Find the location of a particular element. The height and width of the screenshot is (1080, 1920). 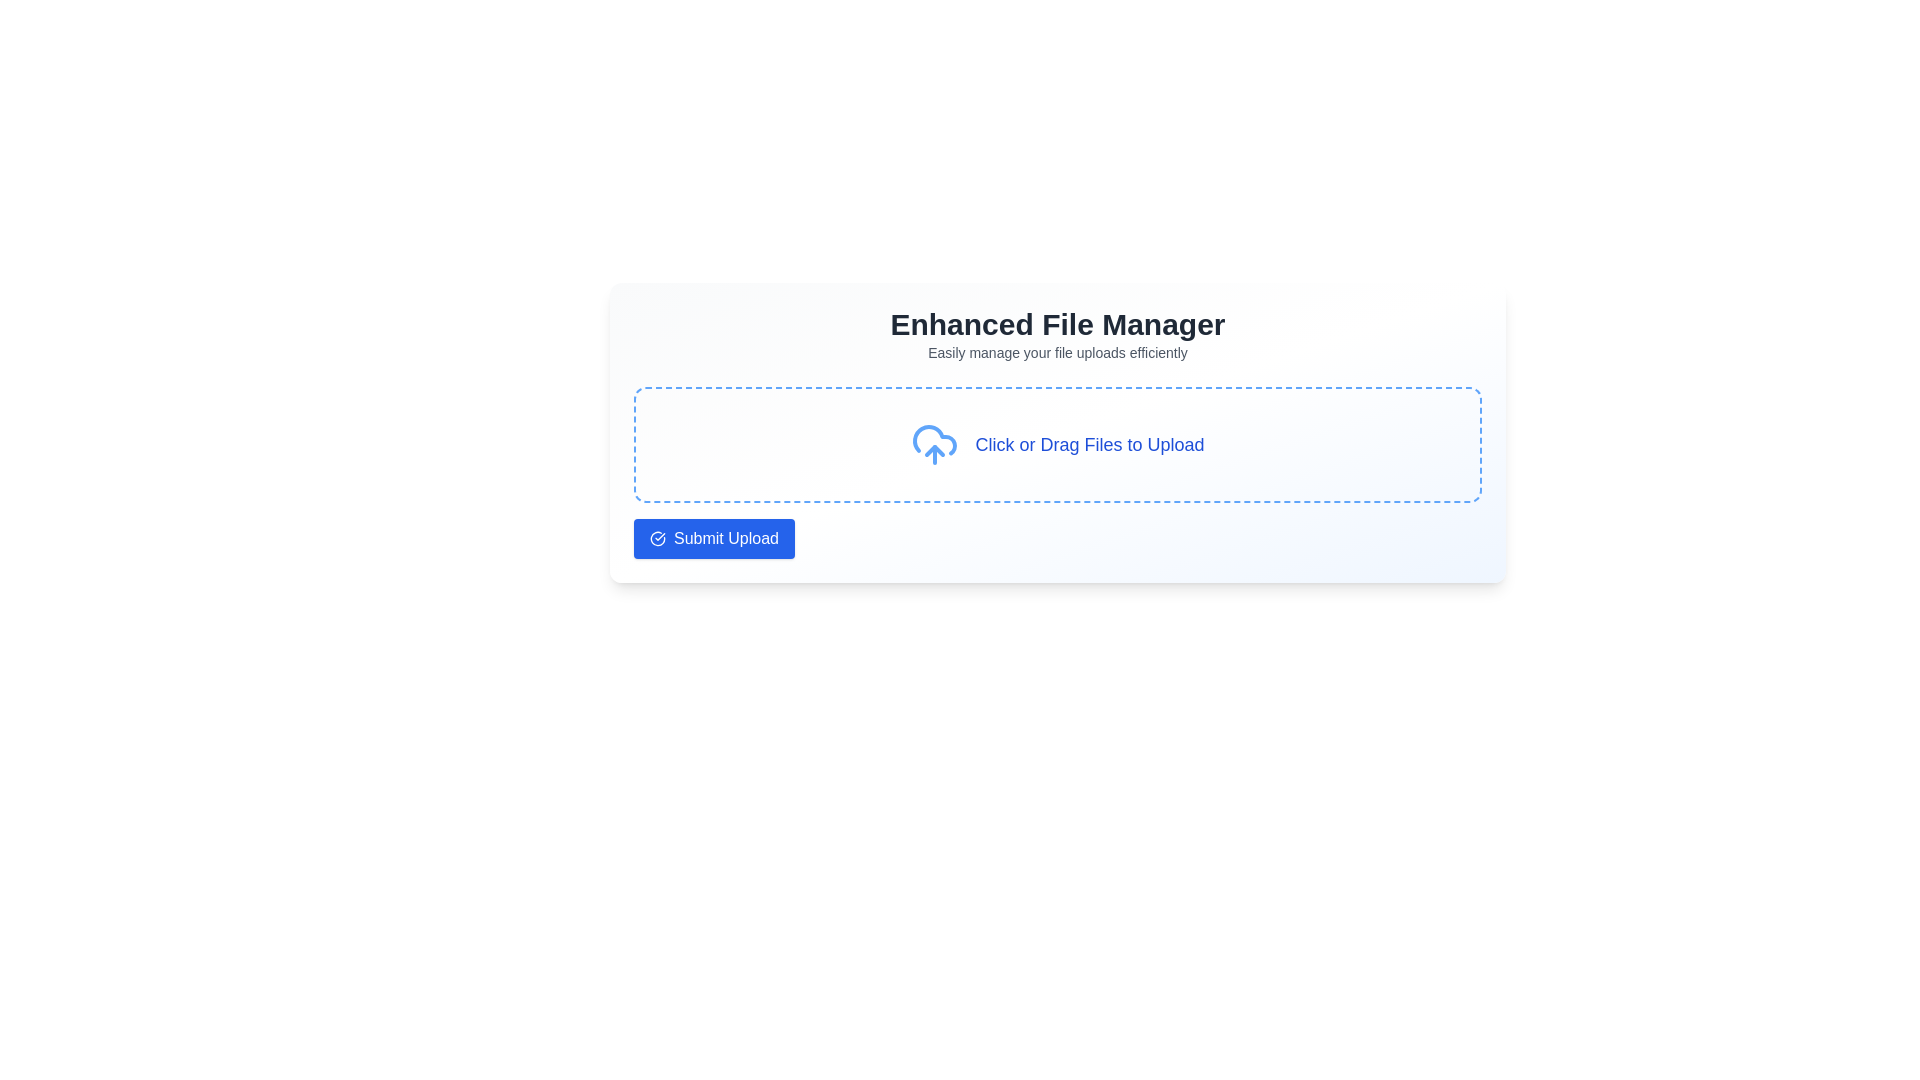

text label that reads 'Easily manage your file uploads efficiently', which is styled in a small, light gray font and positioned directly below the title 'Enhanced File Manager' is located at coordinates (1056, 352).